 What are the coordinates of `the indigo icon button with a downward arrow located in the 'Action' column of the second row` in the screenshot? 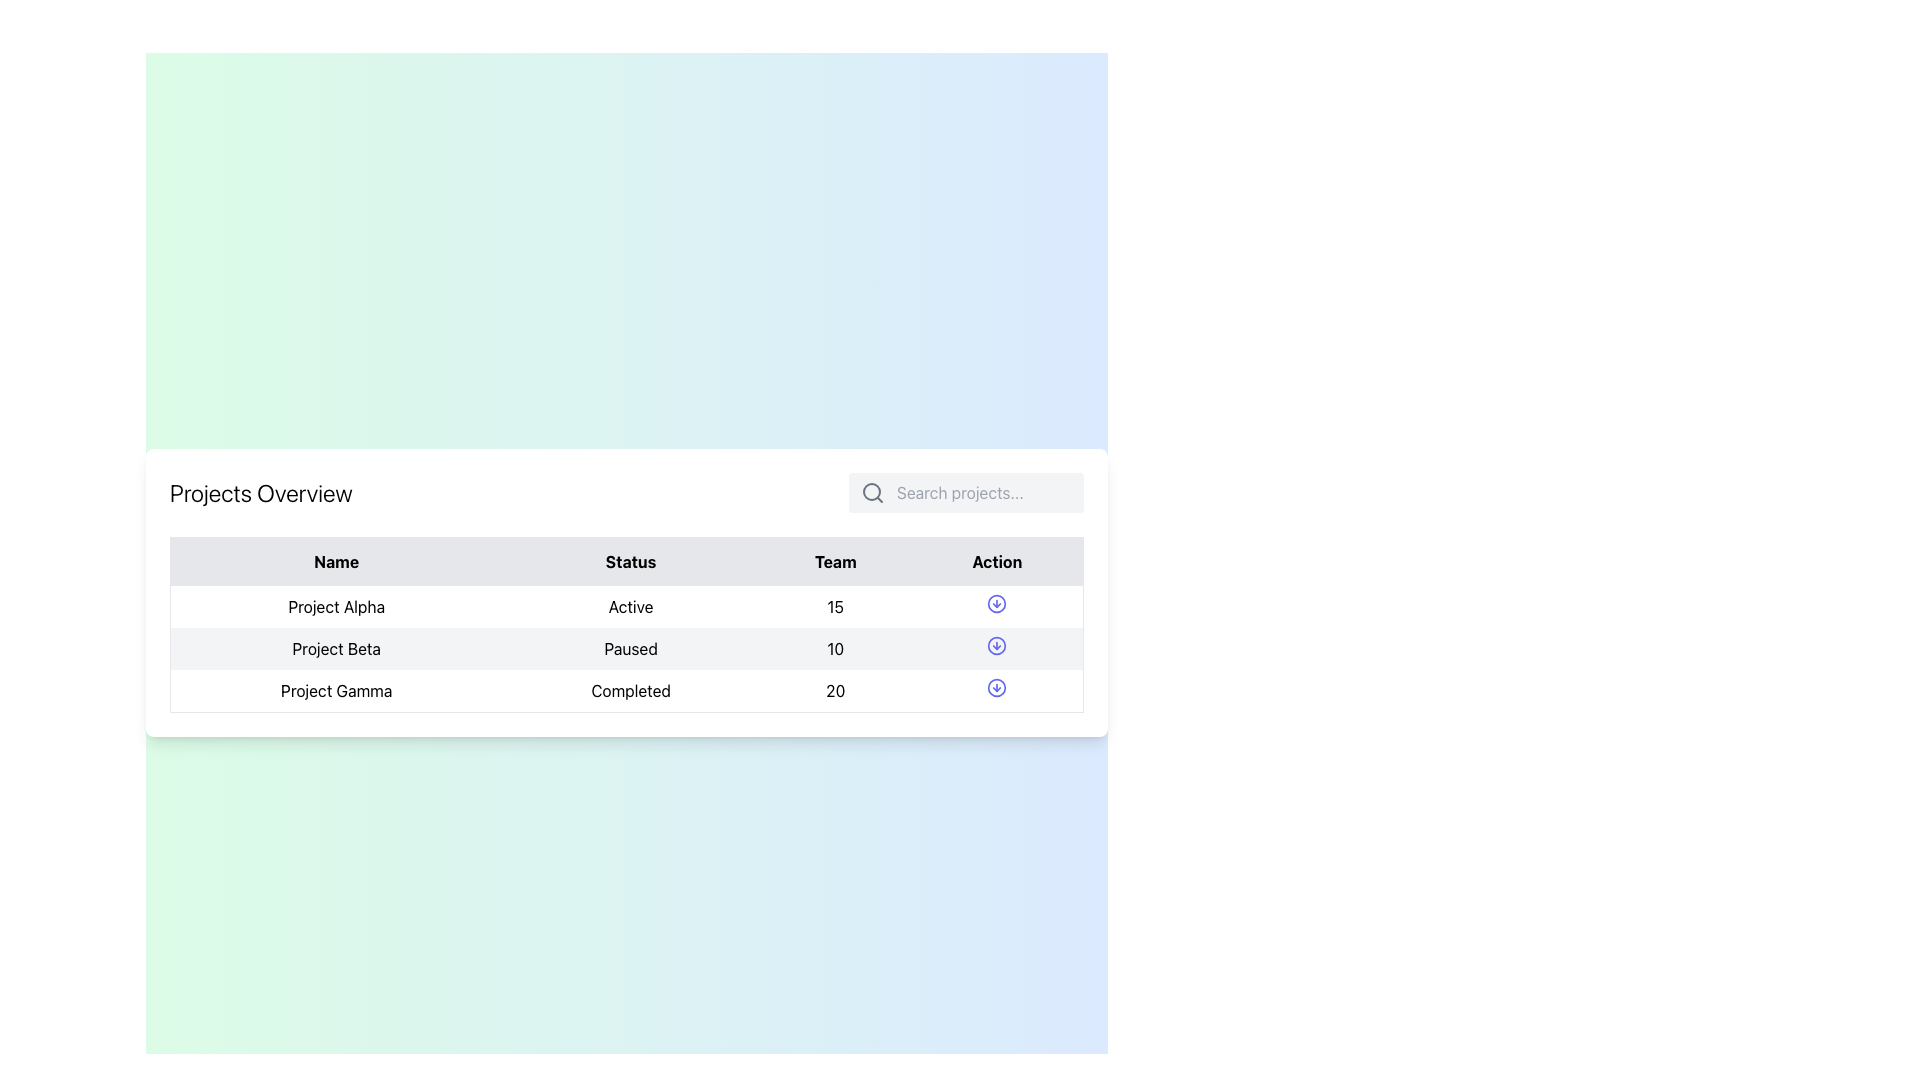 It's located at (997, 648).